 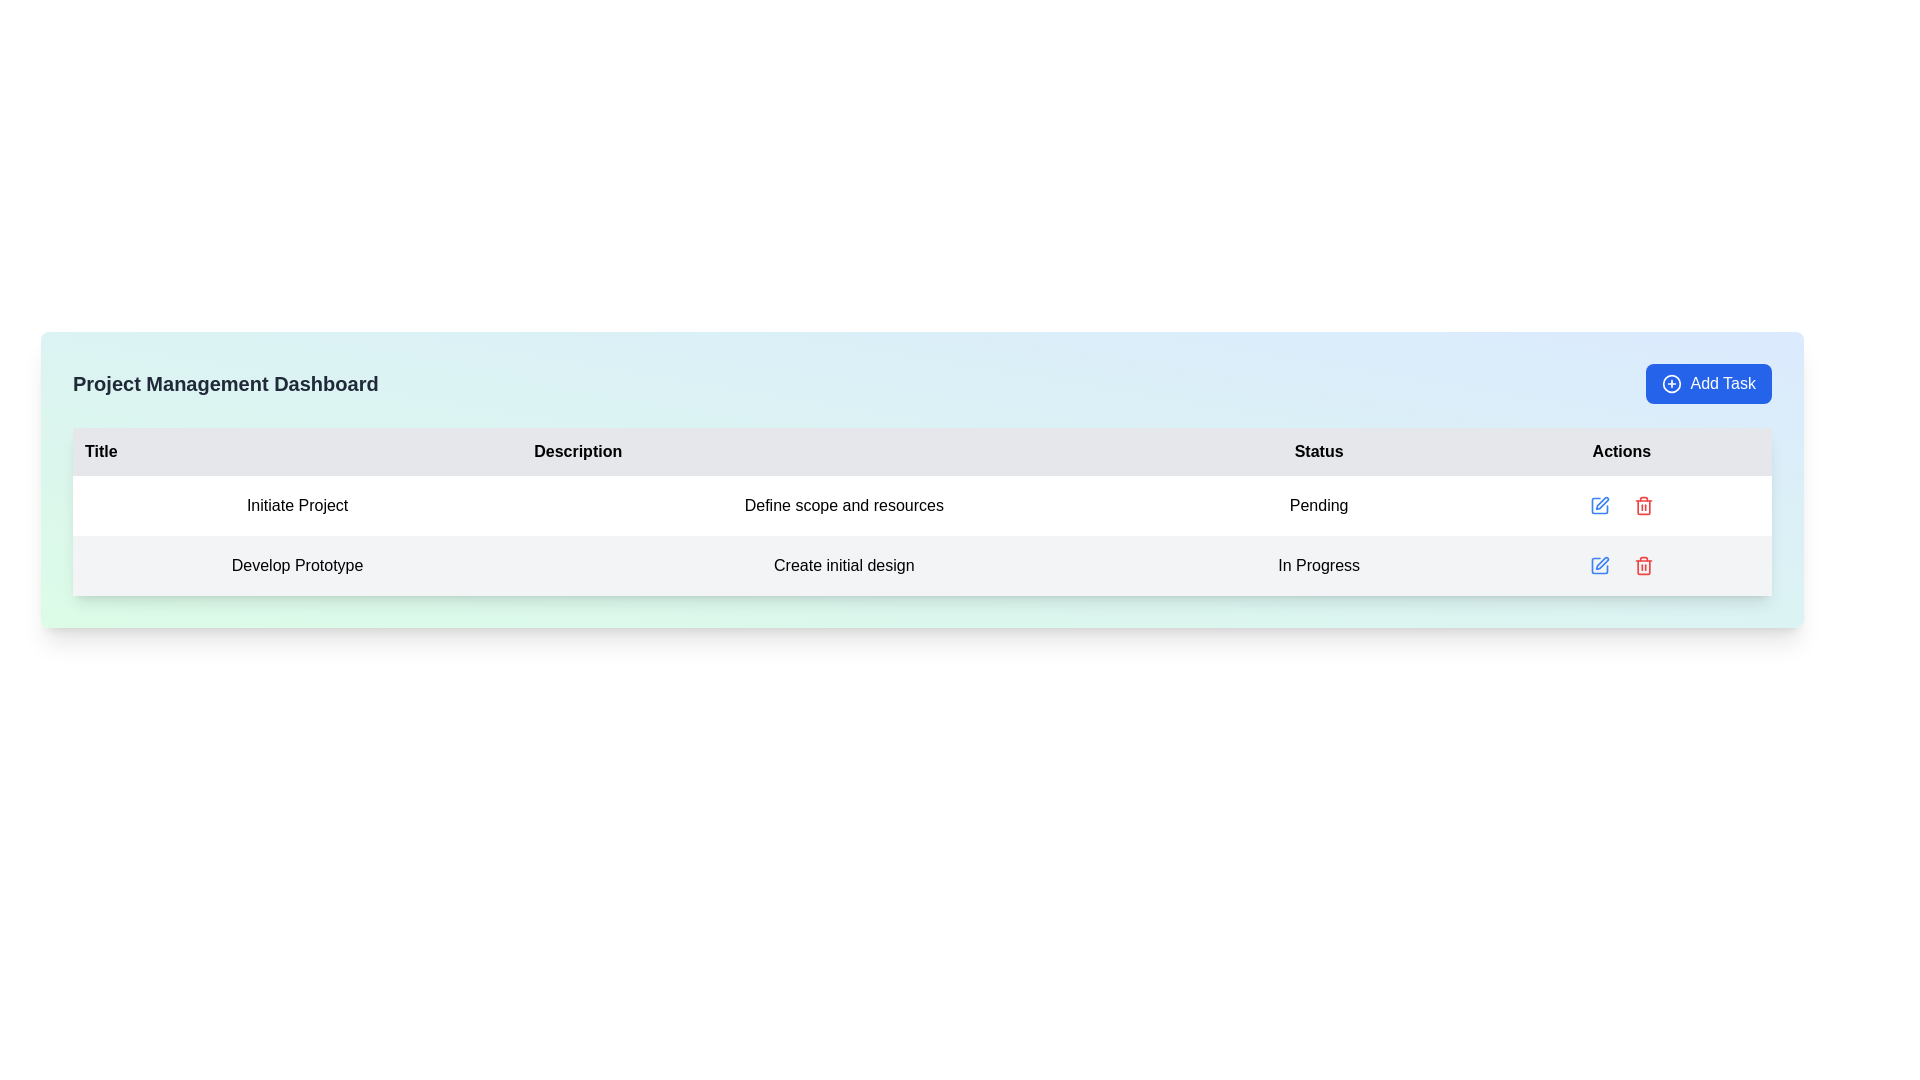 I want to click on the first row in the project management task list, so click(x=921, y=504).